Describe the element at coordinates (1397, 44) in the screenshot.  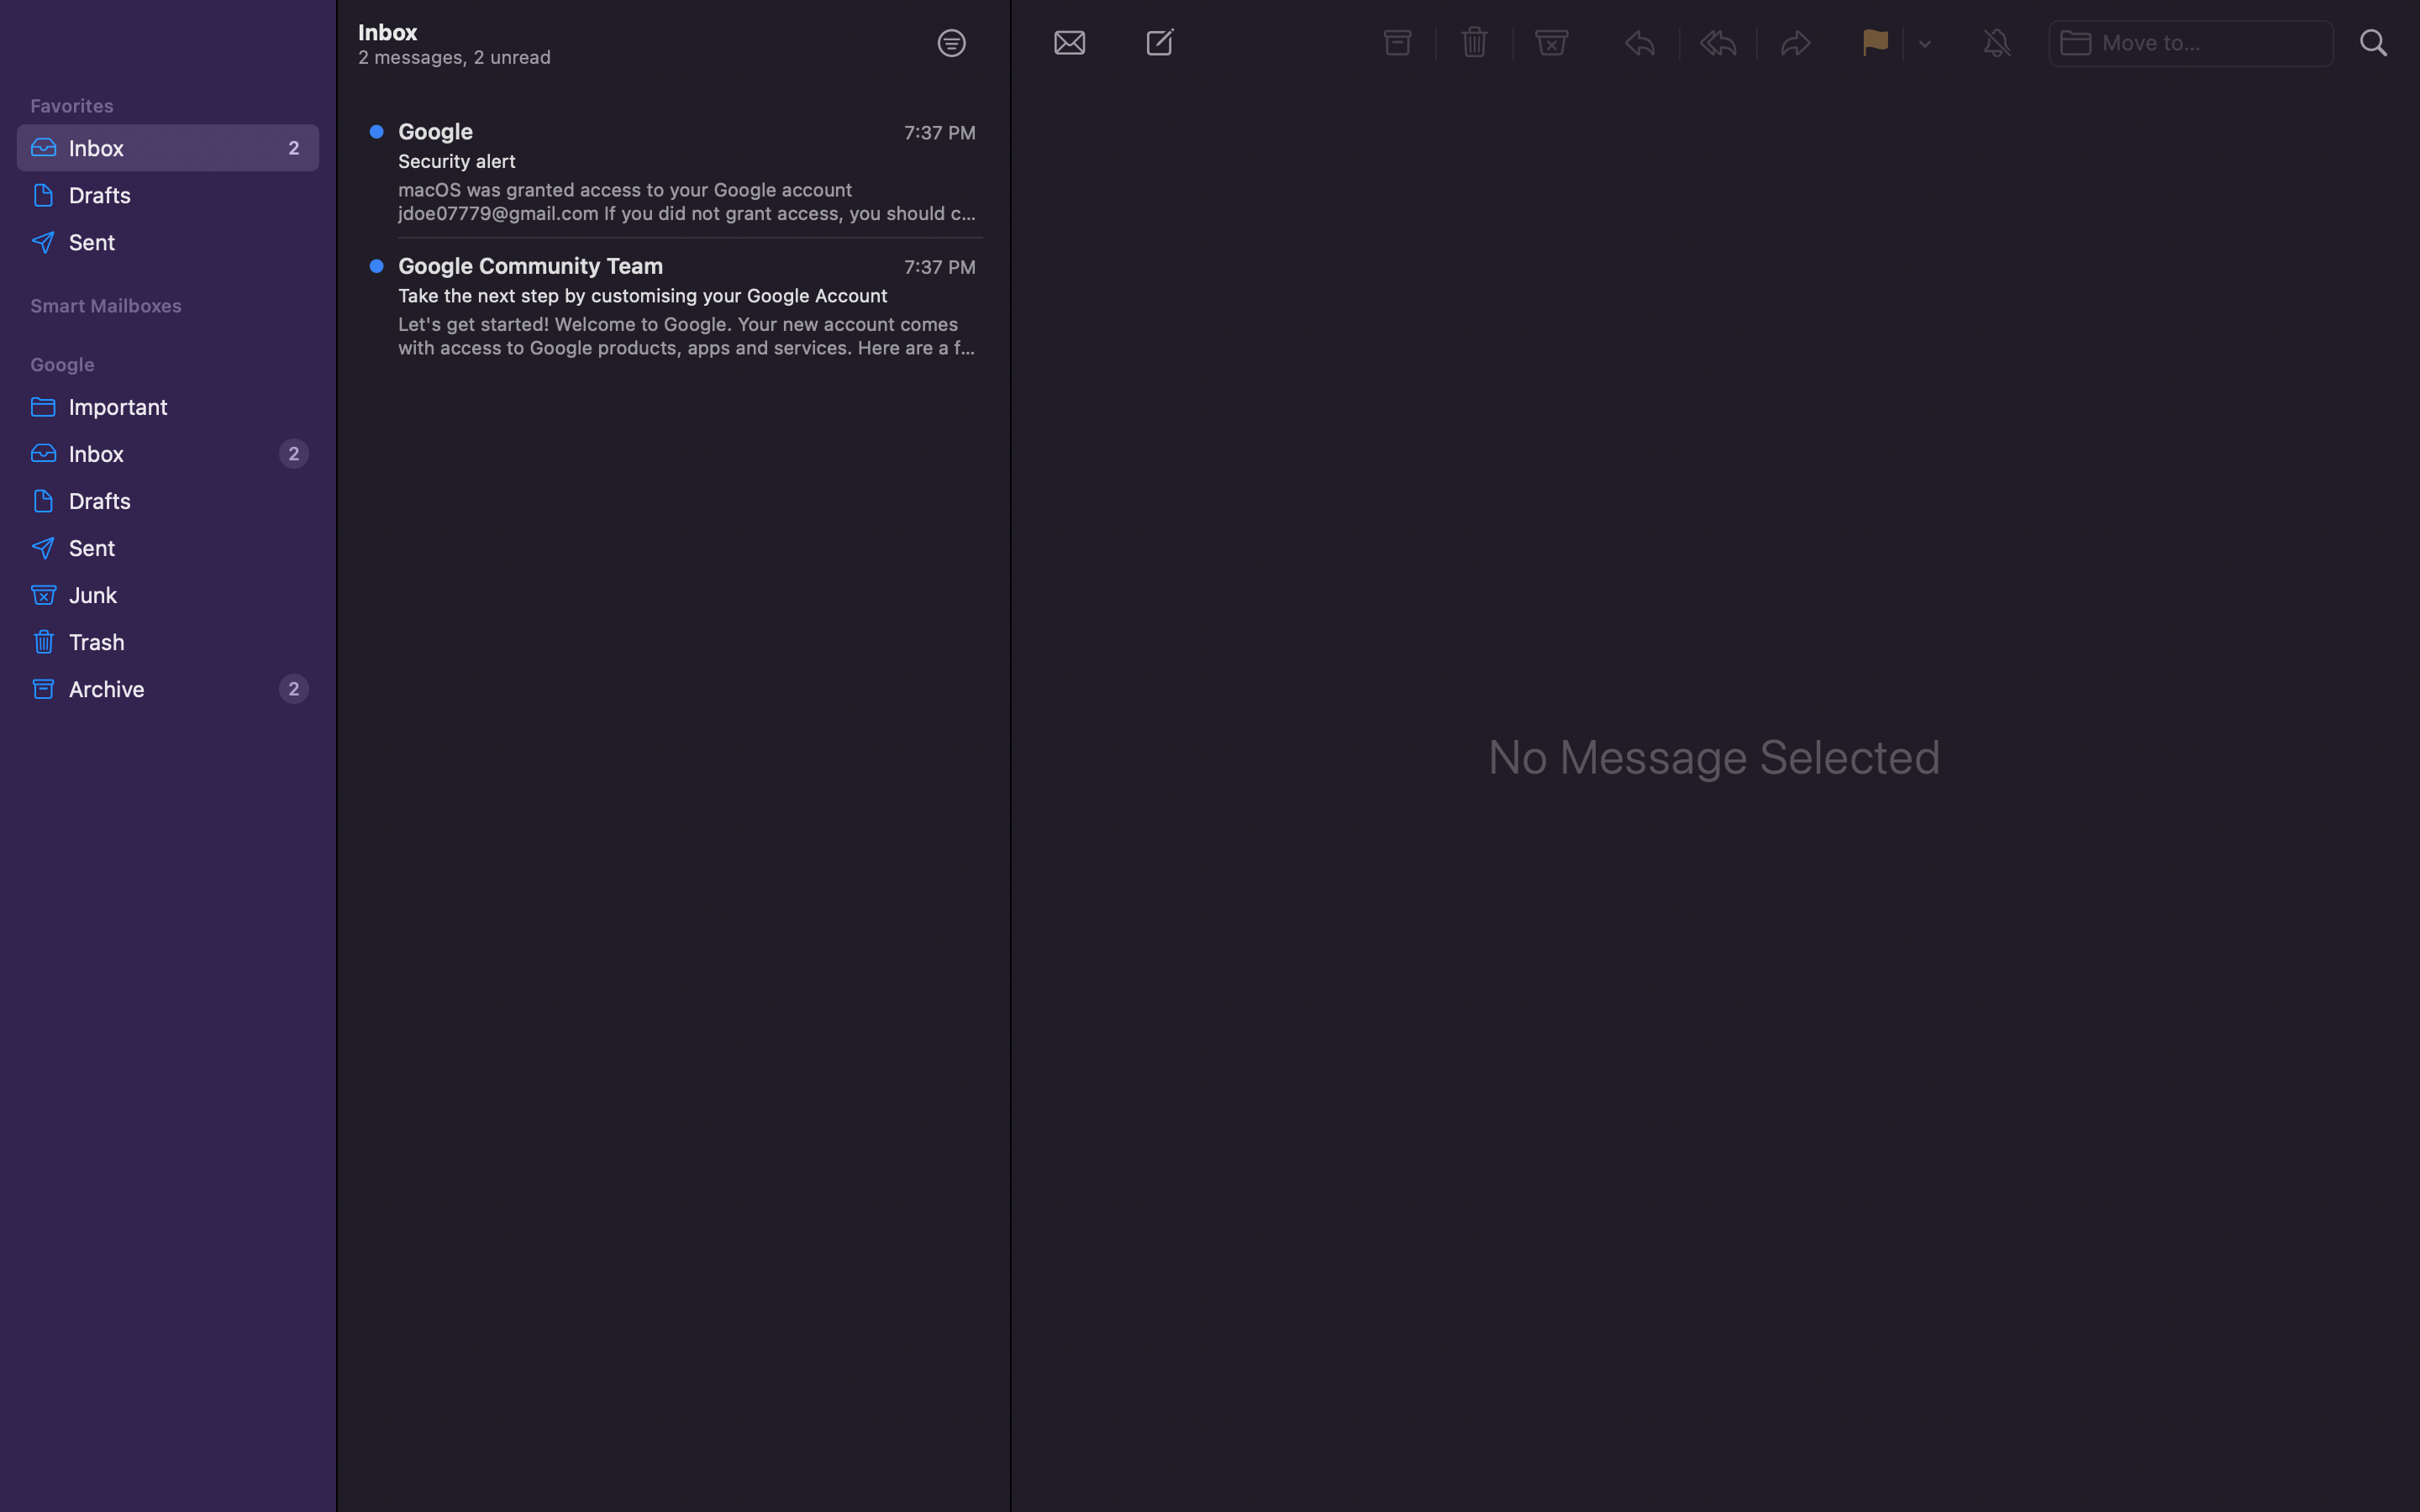
I see `Store the chosen messages in the archive` at that location.